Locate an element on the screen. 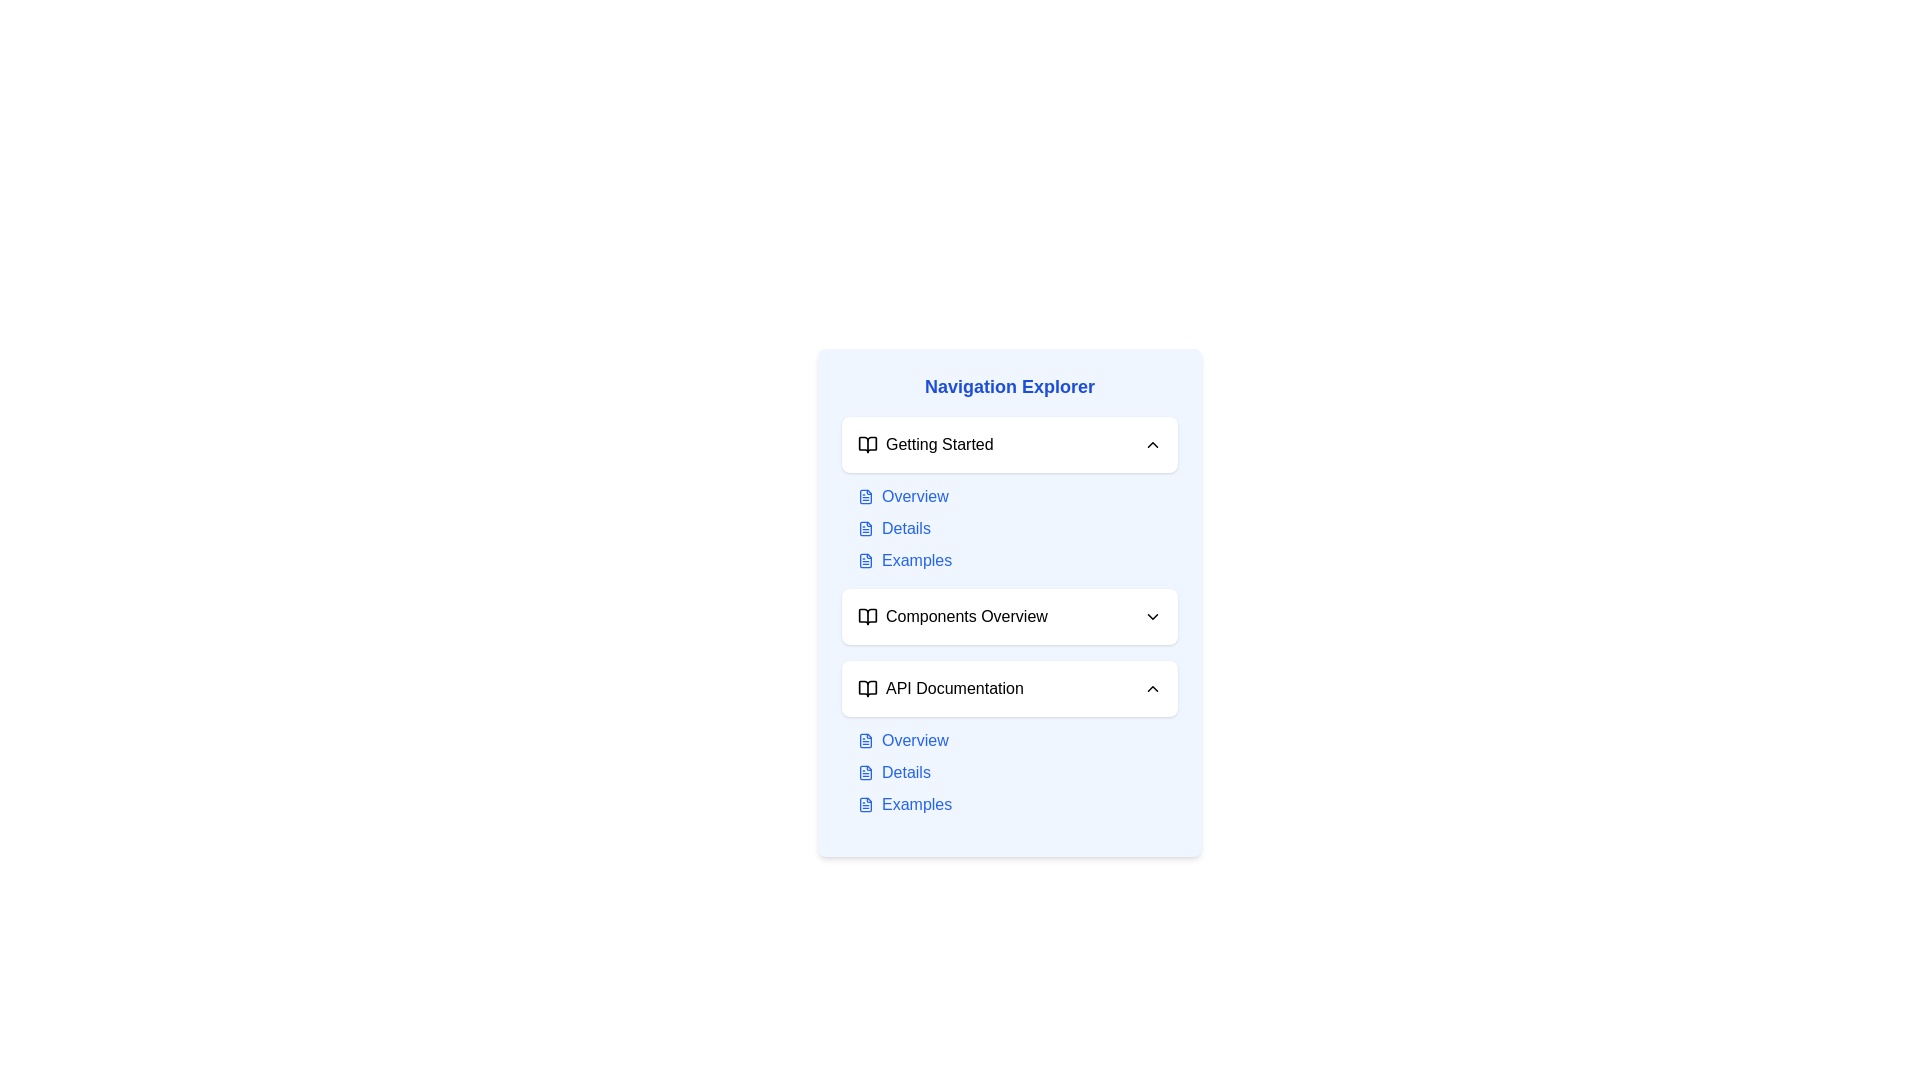  the file-text icon preceding the 'Examples' text under the expanded 'API Documentation' section in the navigation explorer is located at coordinates (865, 804).